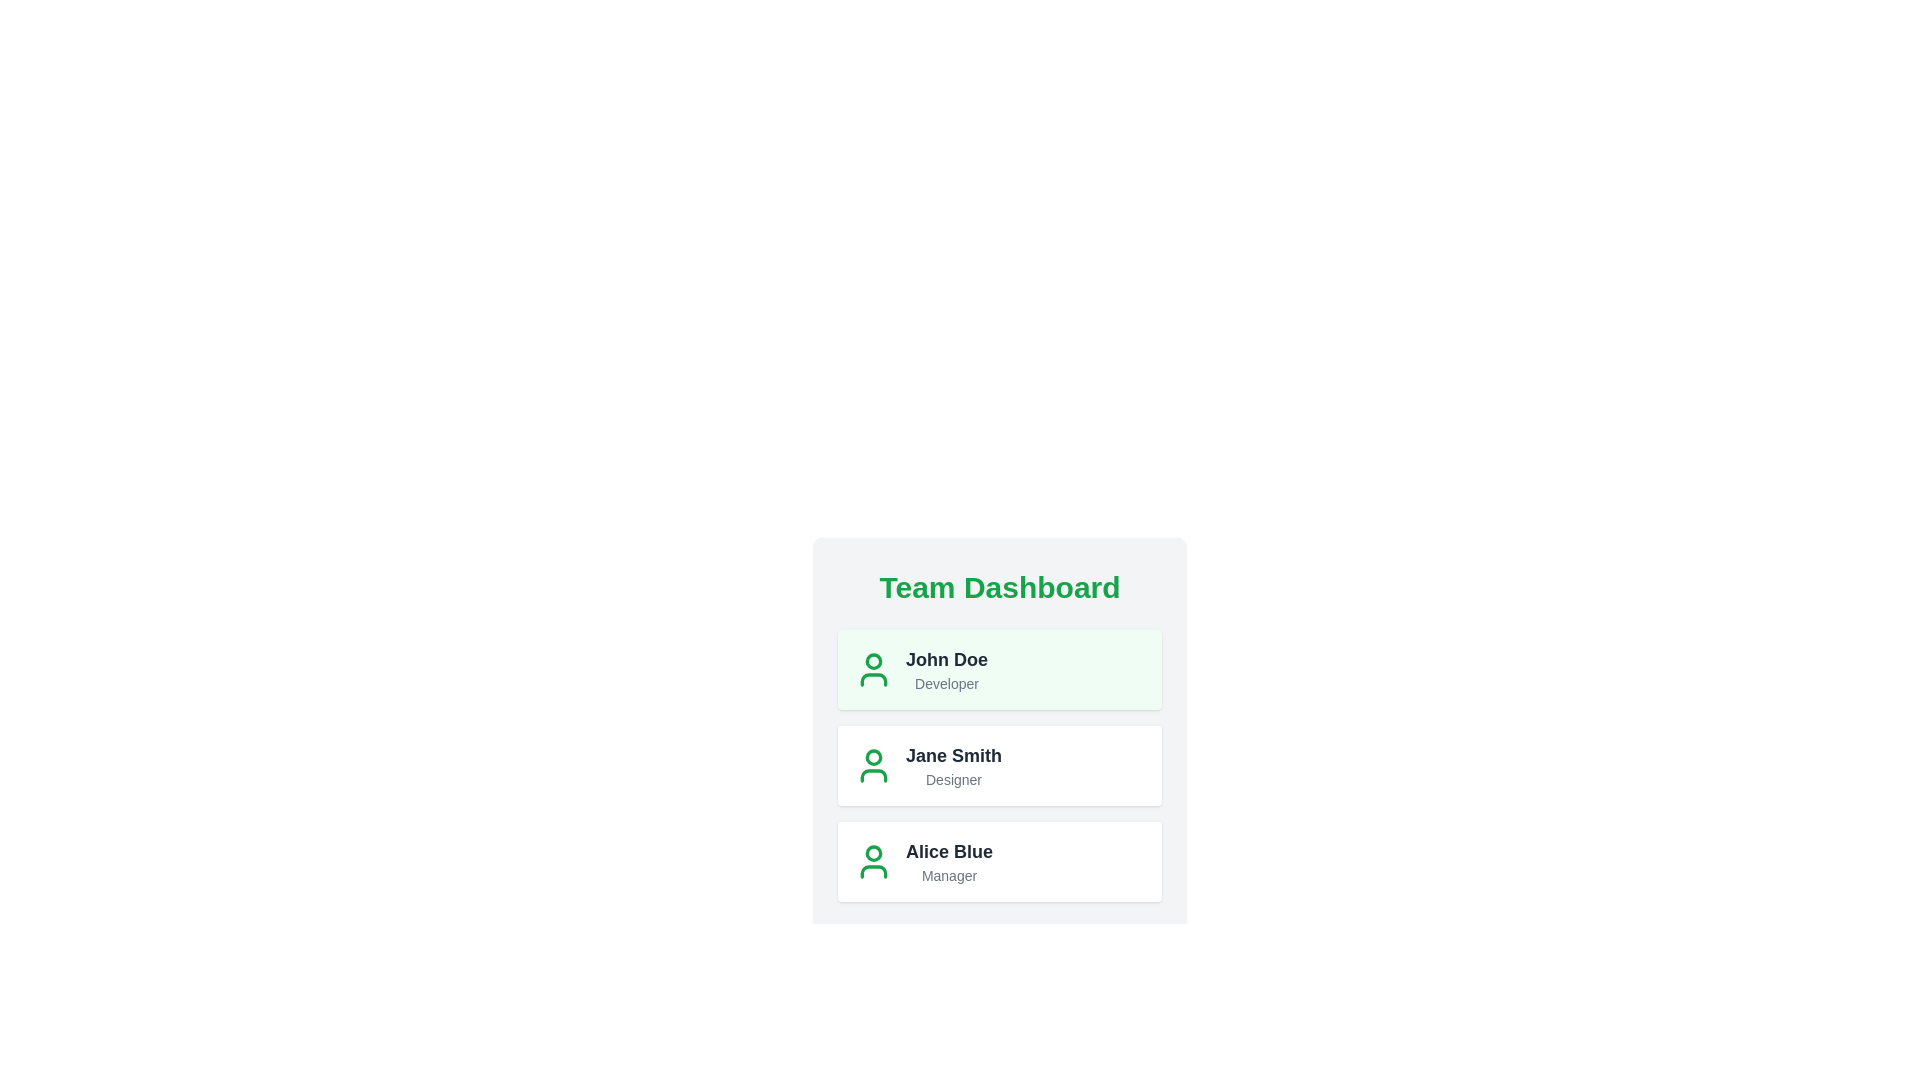  What do you see at coordinates (873, 852) in the screenshot?
I see `the circular profile icon with a green stroke representing the user's avatar located at the top section of the 'John Doe' card` at bounding box center [873, 852].